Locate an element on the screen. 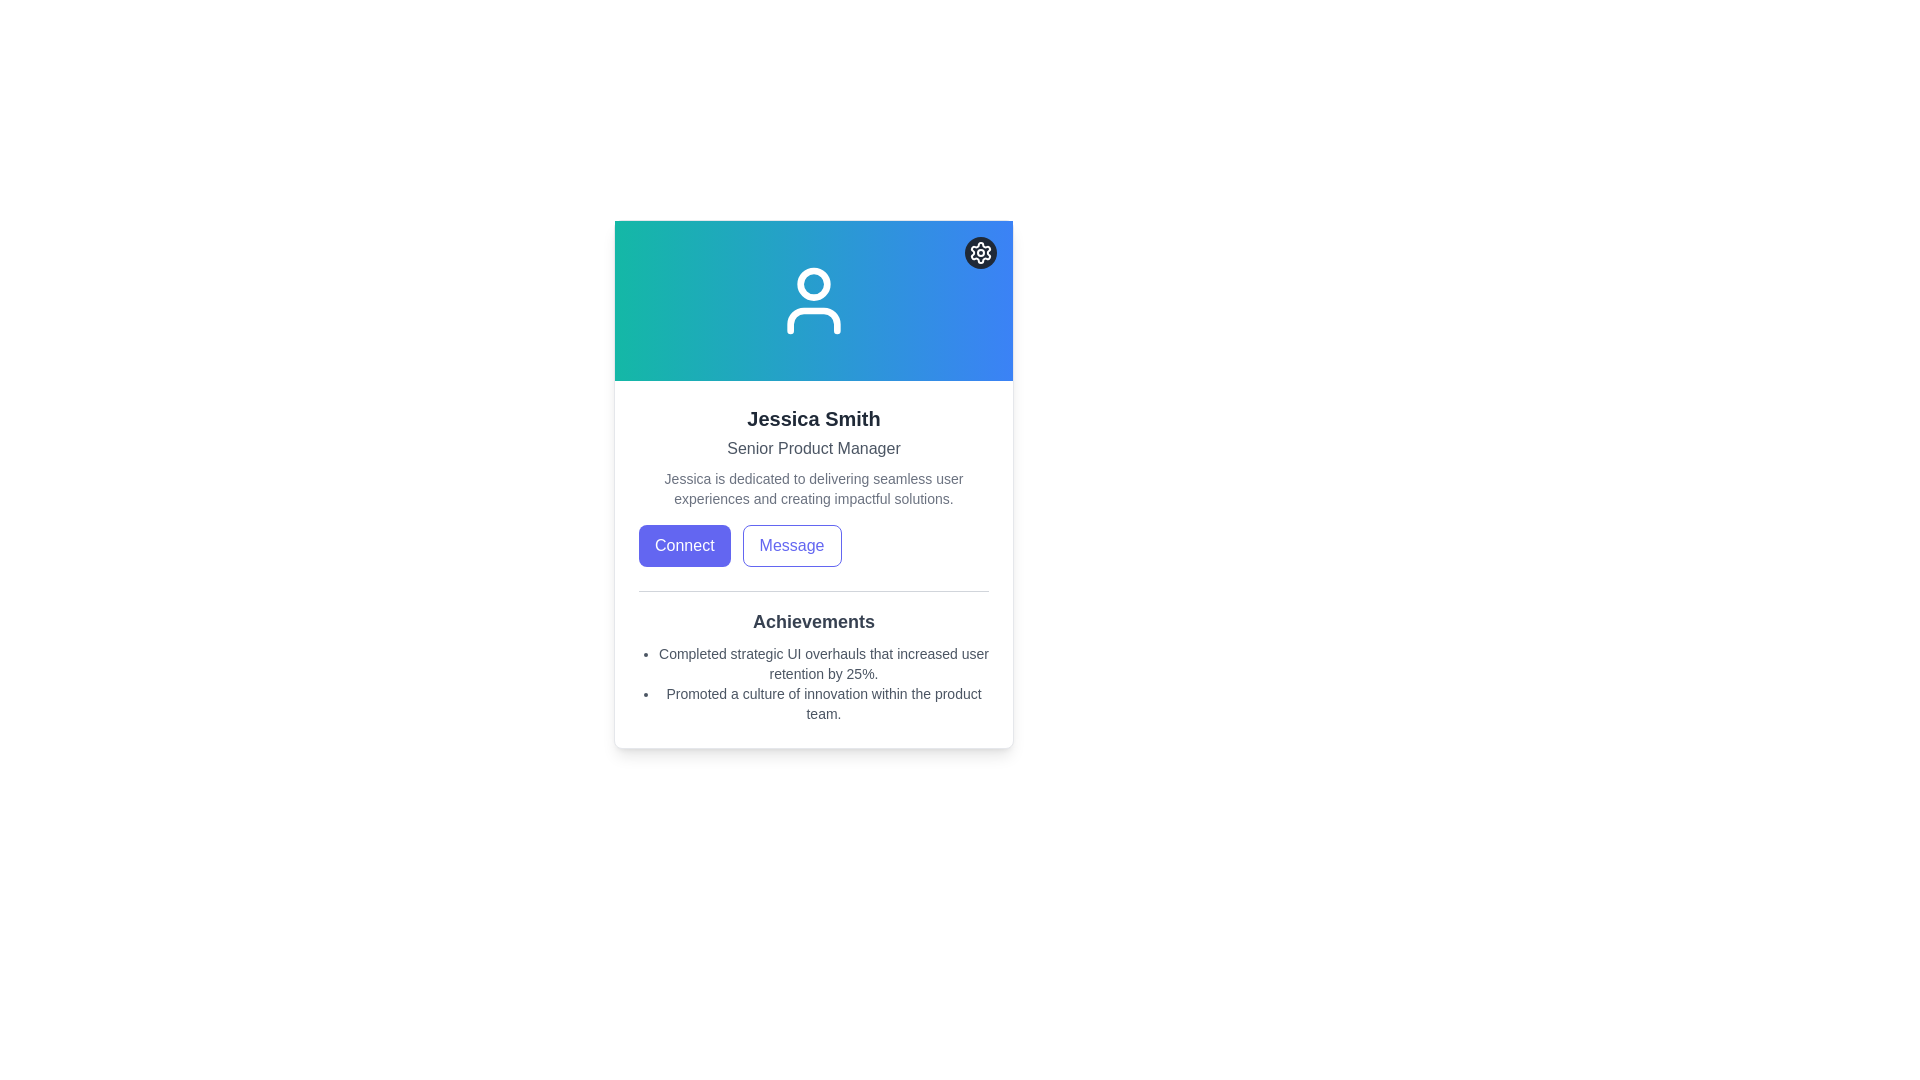  the static text element that reads 'Completed strategic UI overhauls that increased user retention by 25%' to possibly view additional information is located at coordinates (824, 663).